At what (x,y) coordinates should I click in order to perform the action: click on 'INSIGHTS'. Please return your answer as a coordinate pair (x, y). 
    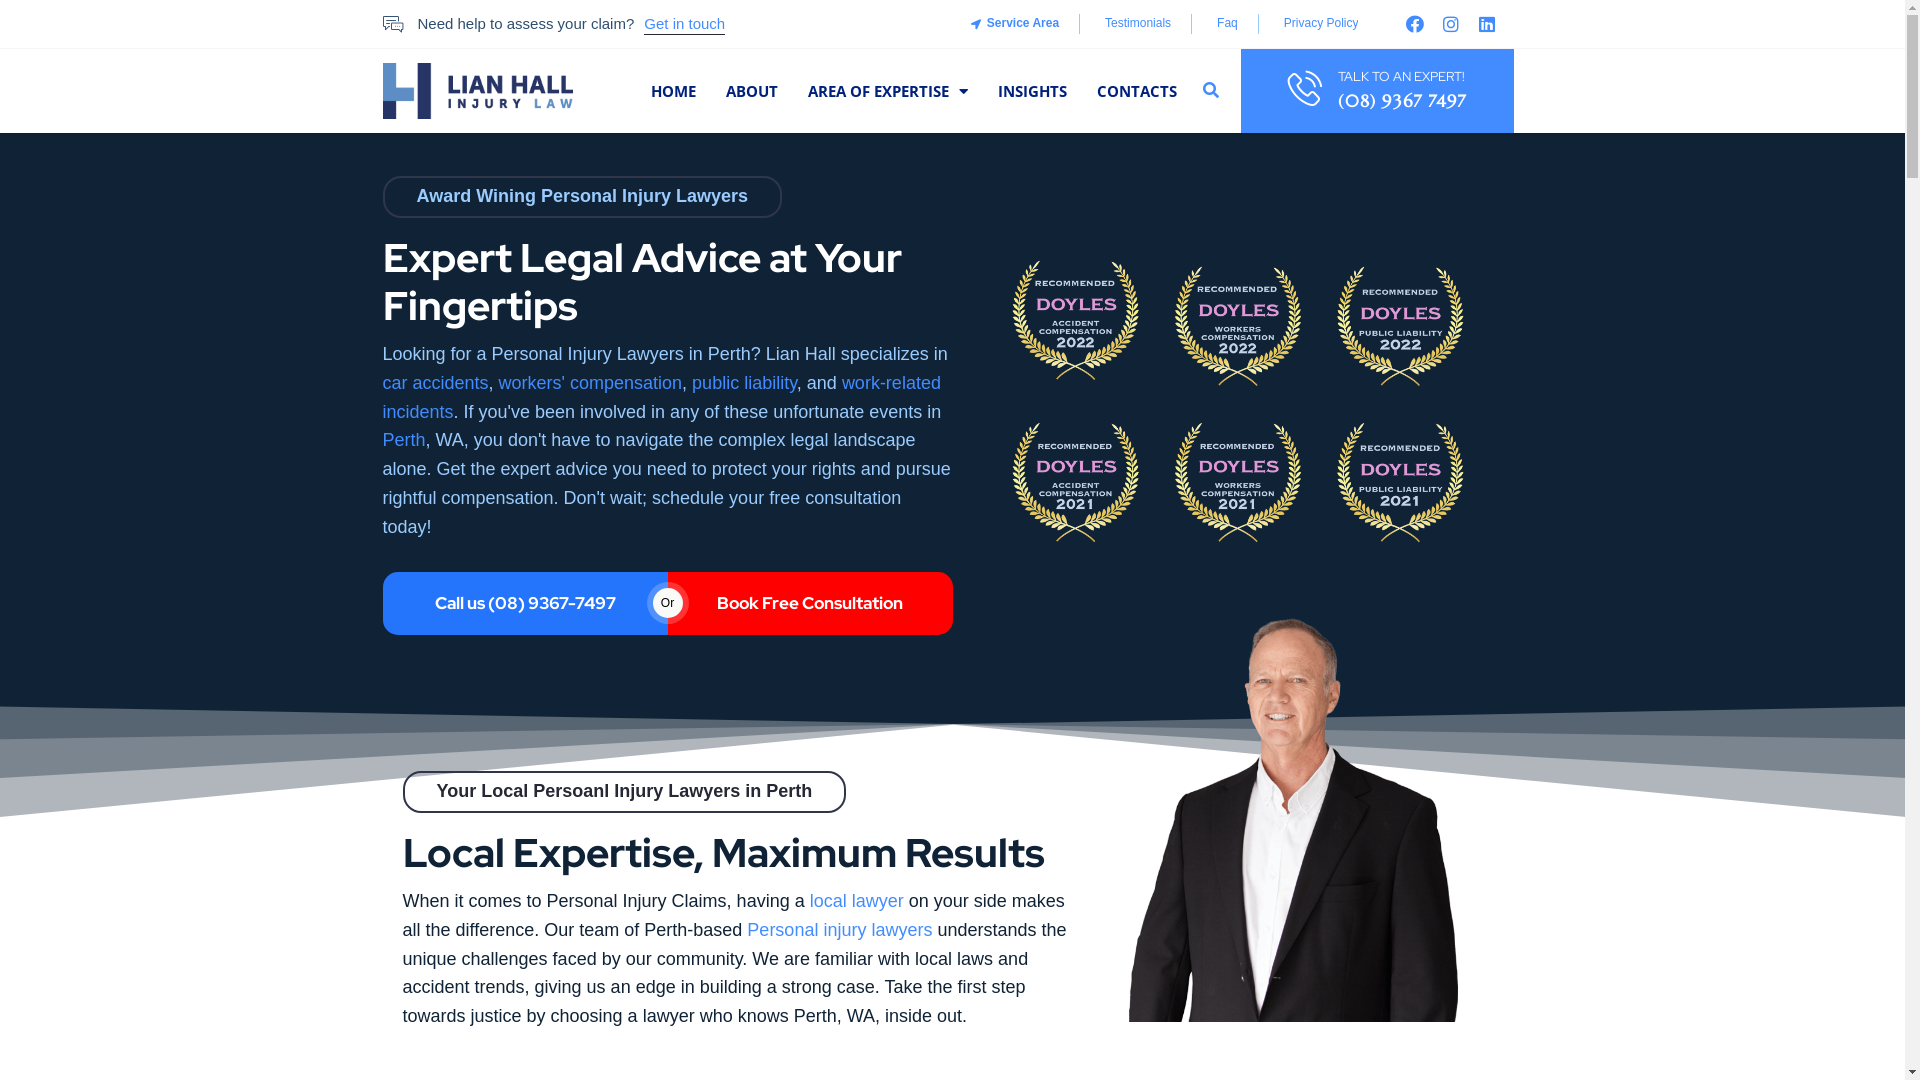
    Looking at the image, I should click on (998, 91).